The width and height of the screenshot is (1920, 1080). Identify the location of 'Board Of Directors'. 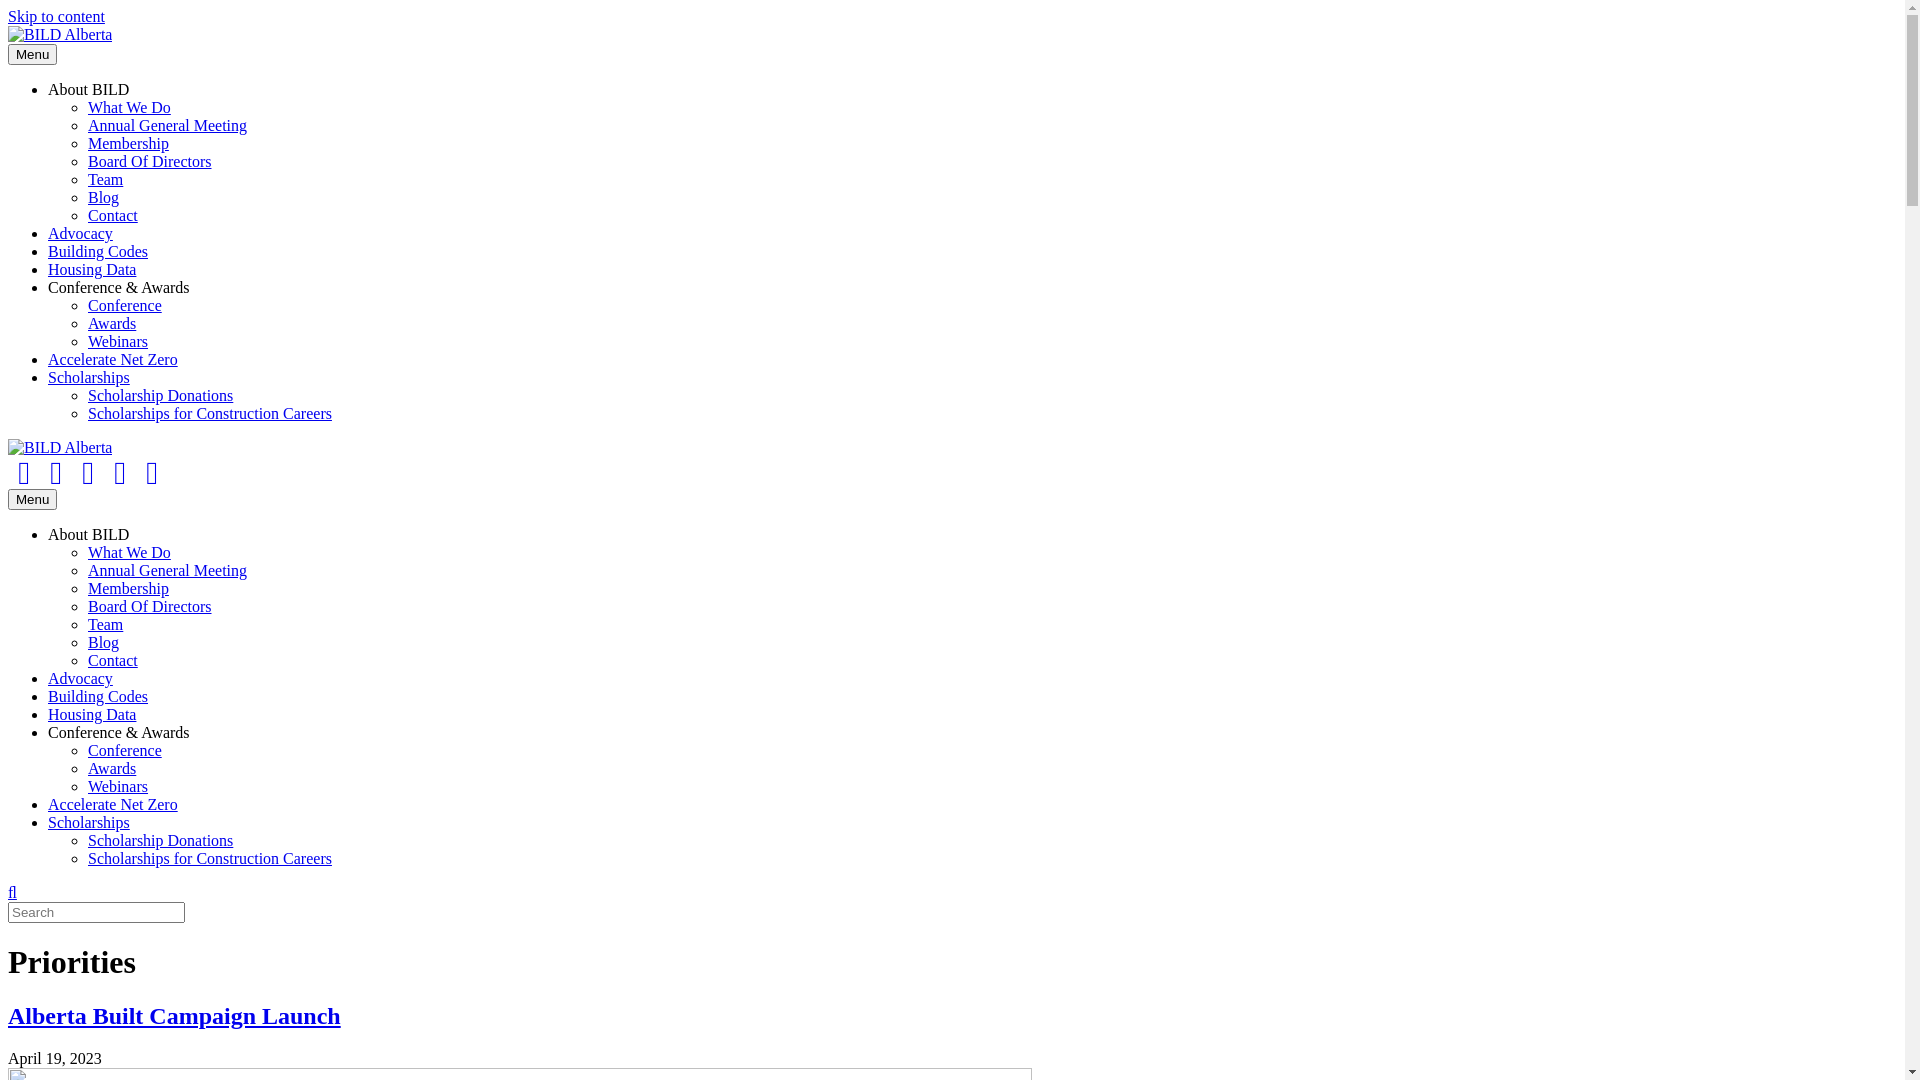
(148, 160).